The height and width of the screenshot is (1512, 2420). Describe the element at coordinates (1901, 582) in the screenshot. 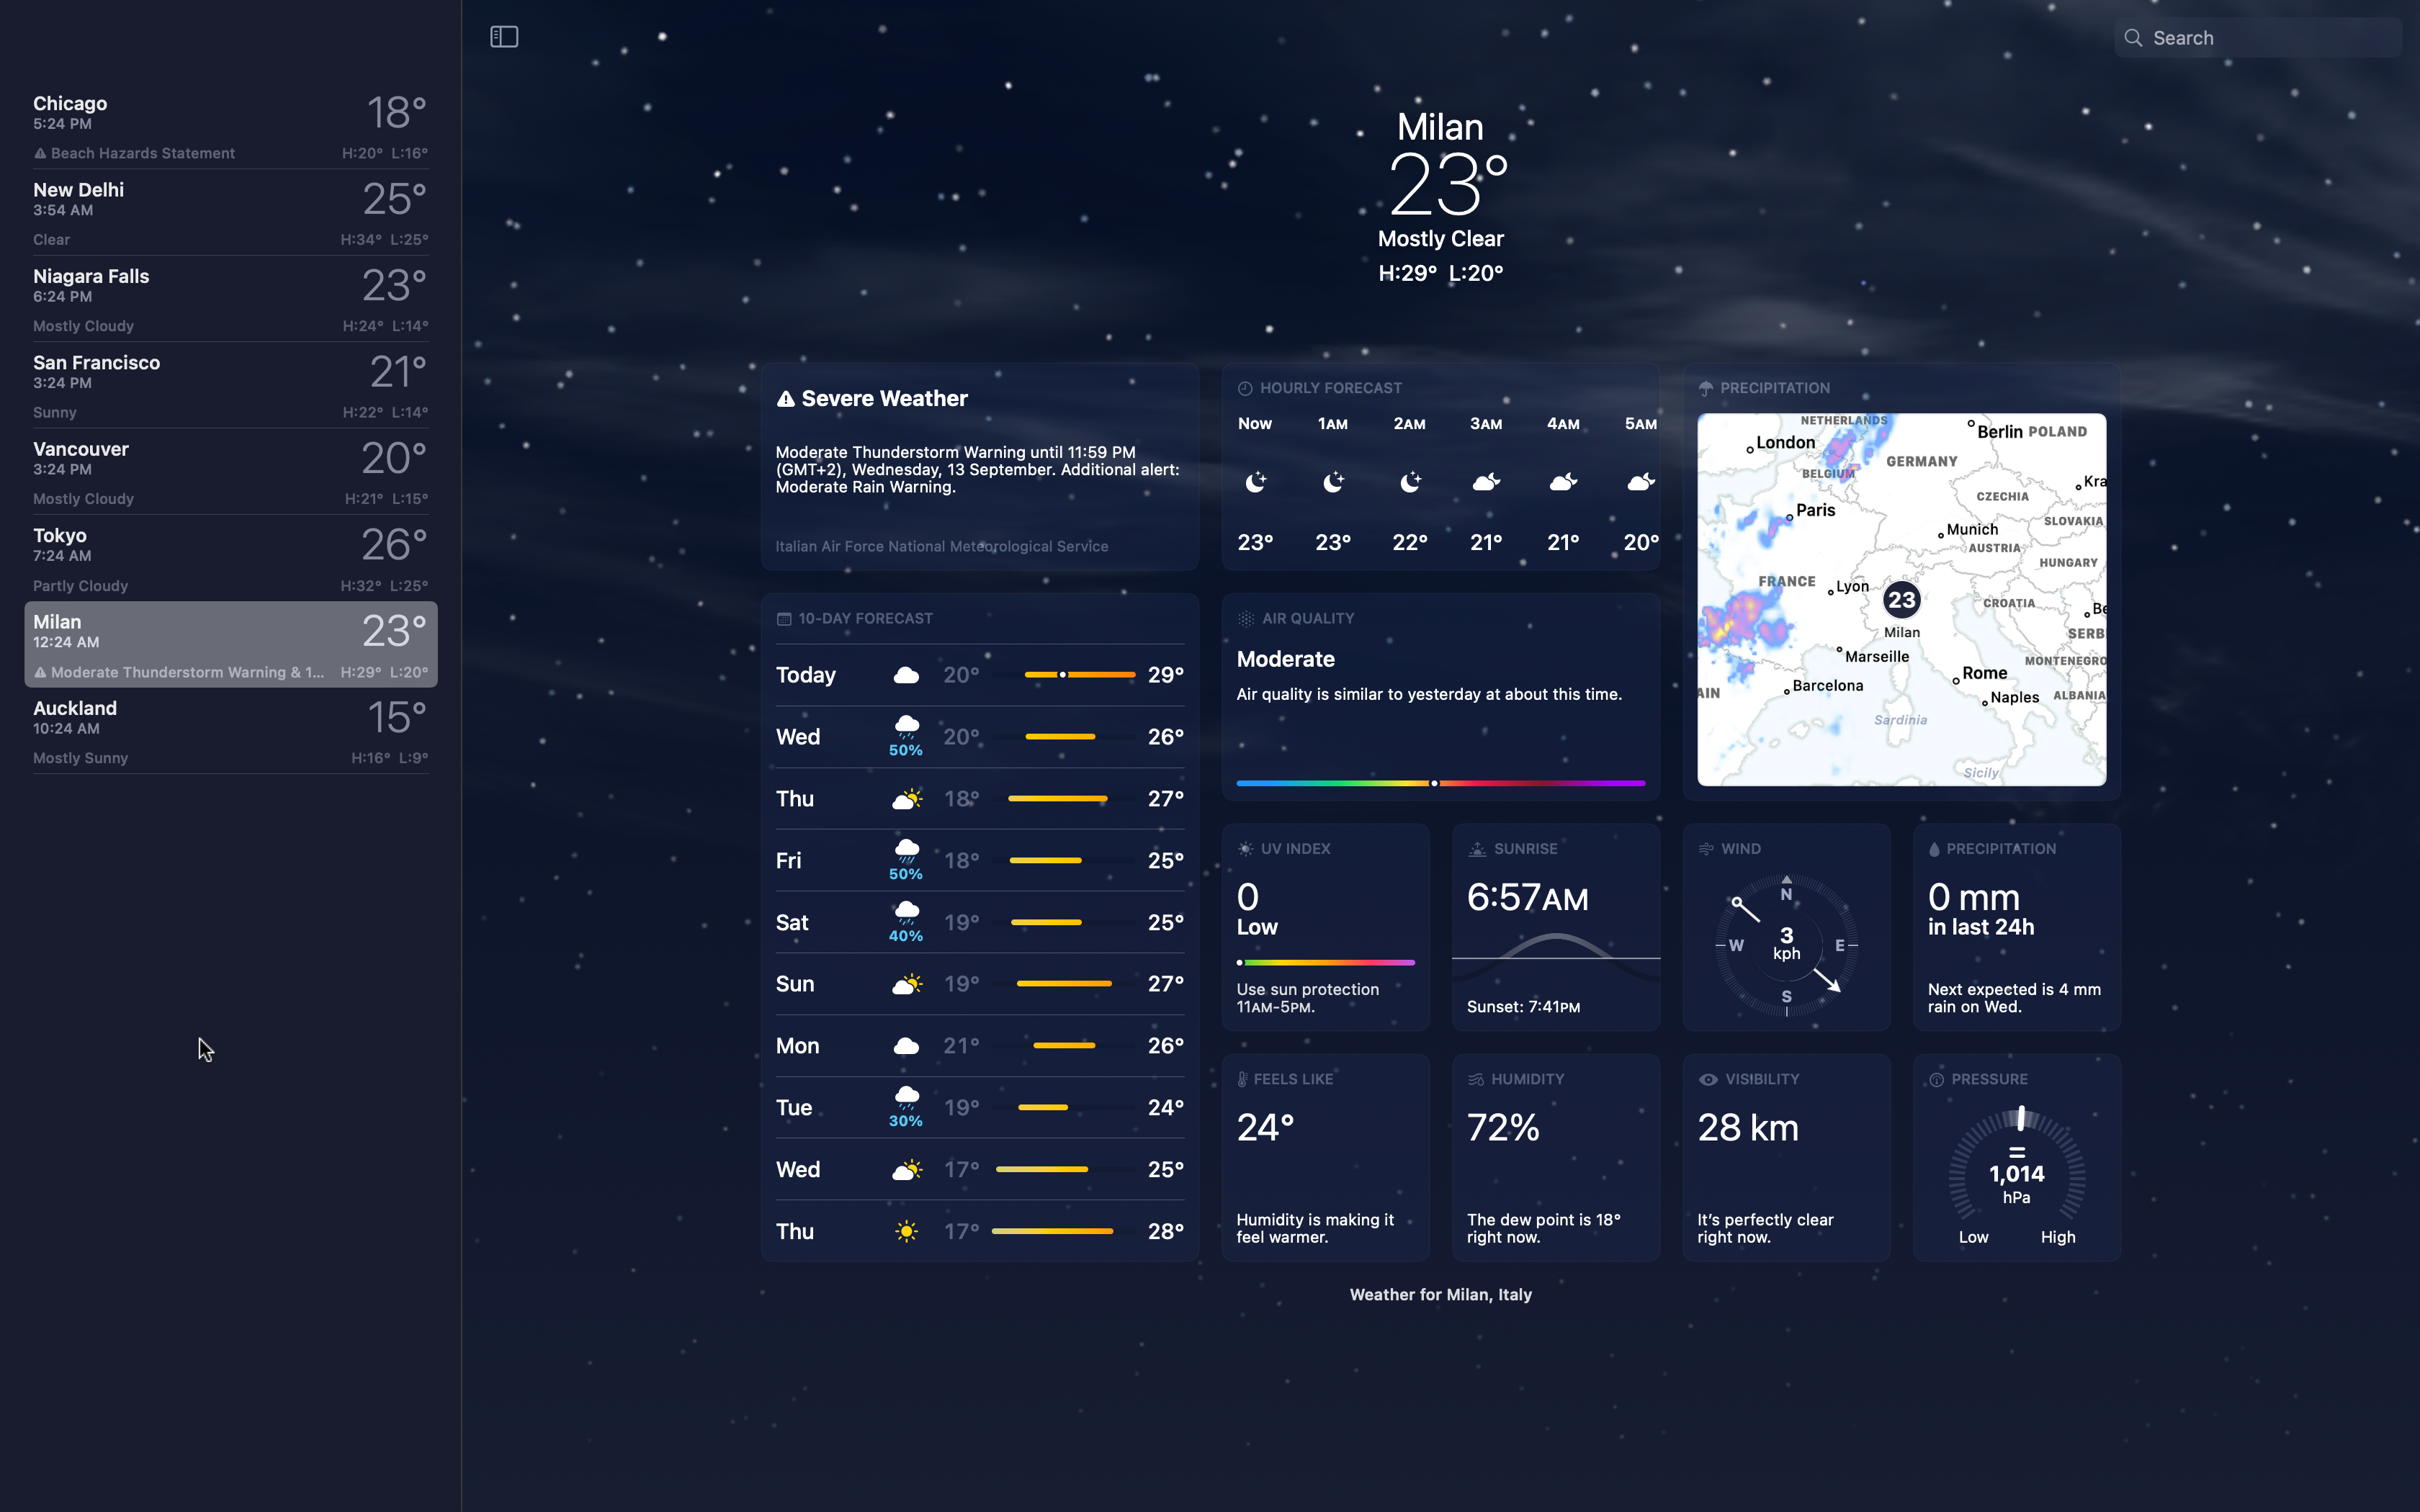

I see `Verify wind conditions in map mode` at that location.